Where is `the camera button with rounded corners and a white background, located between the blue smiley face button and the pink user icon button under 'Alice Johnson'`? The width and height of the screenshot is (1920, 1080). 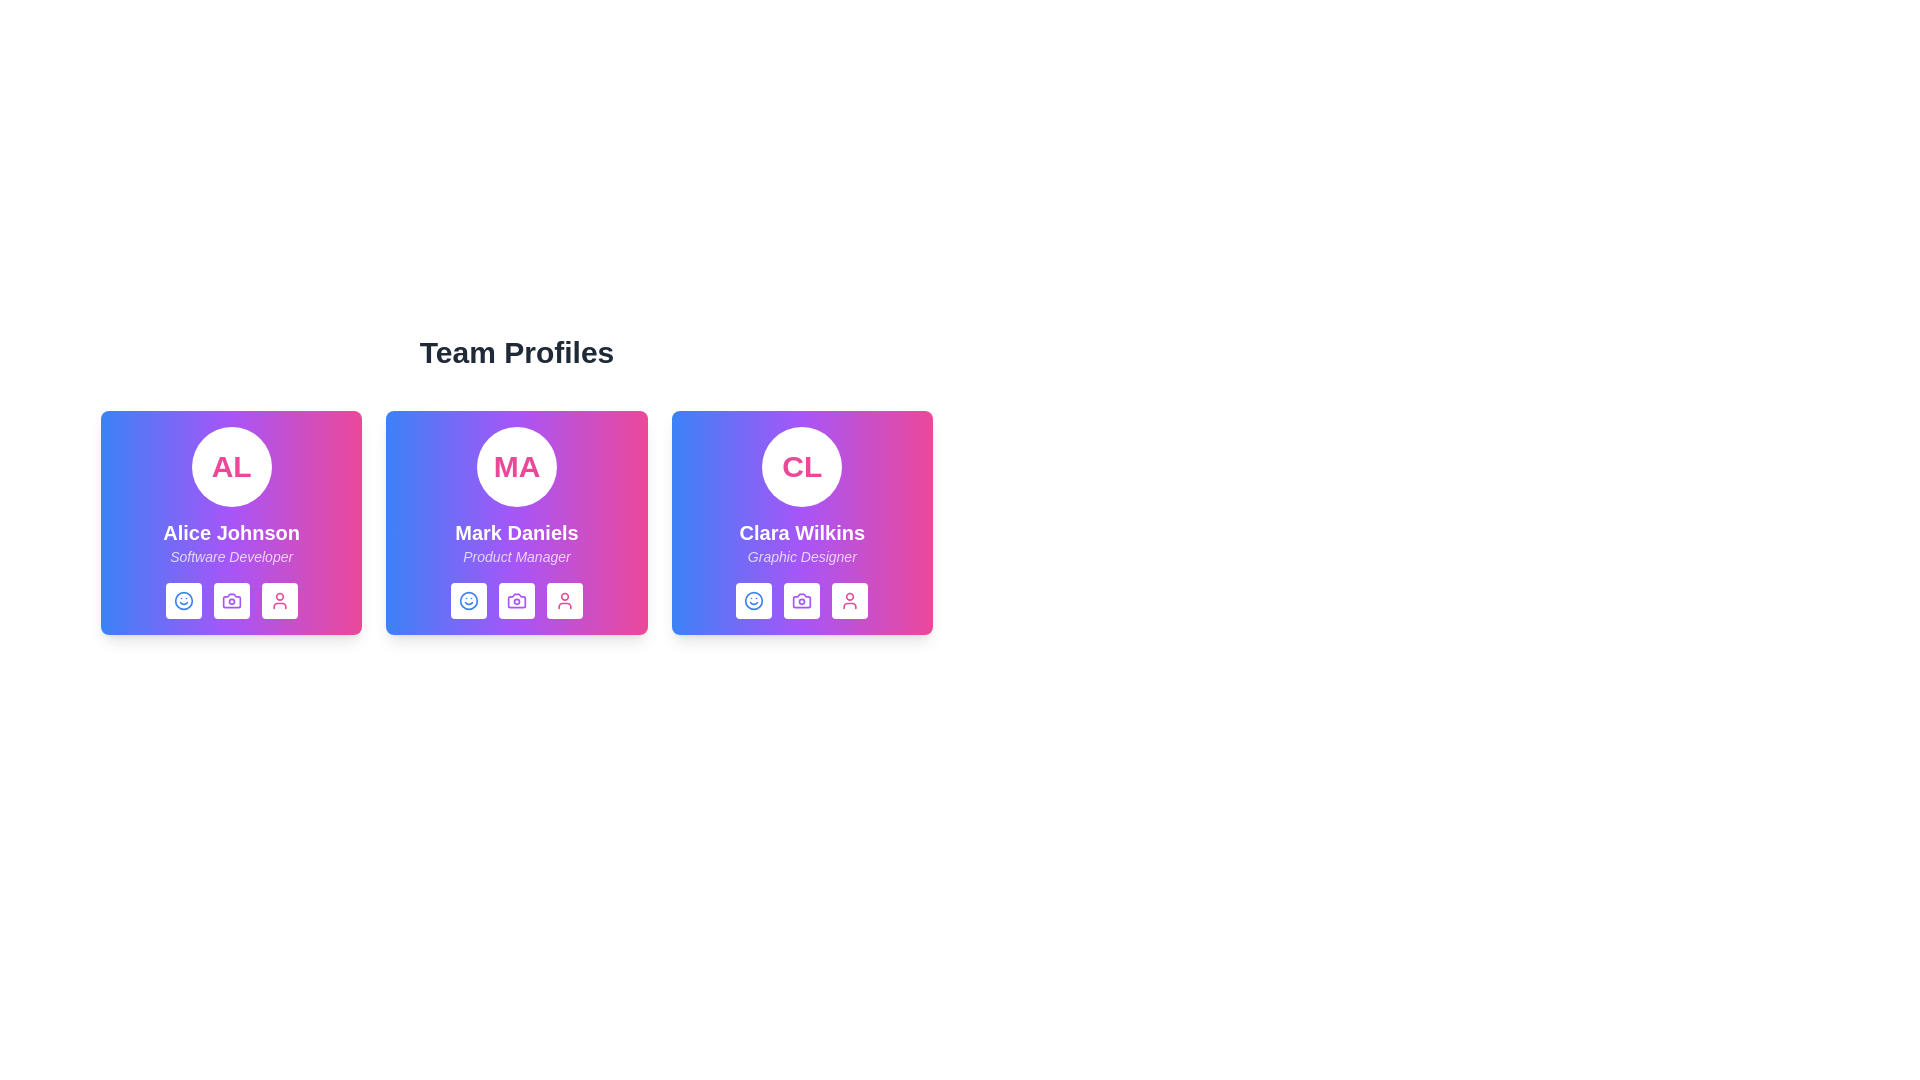
the camera button with rounded corners and a white background, located between the blue smiley face button and the pink user icon button under 'Alice Johnson' is located at coordinates (231, 600).